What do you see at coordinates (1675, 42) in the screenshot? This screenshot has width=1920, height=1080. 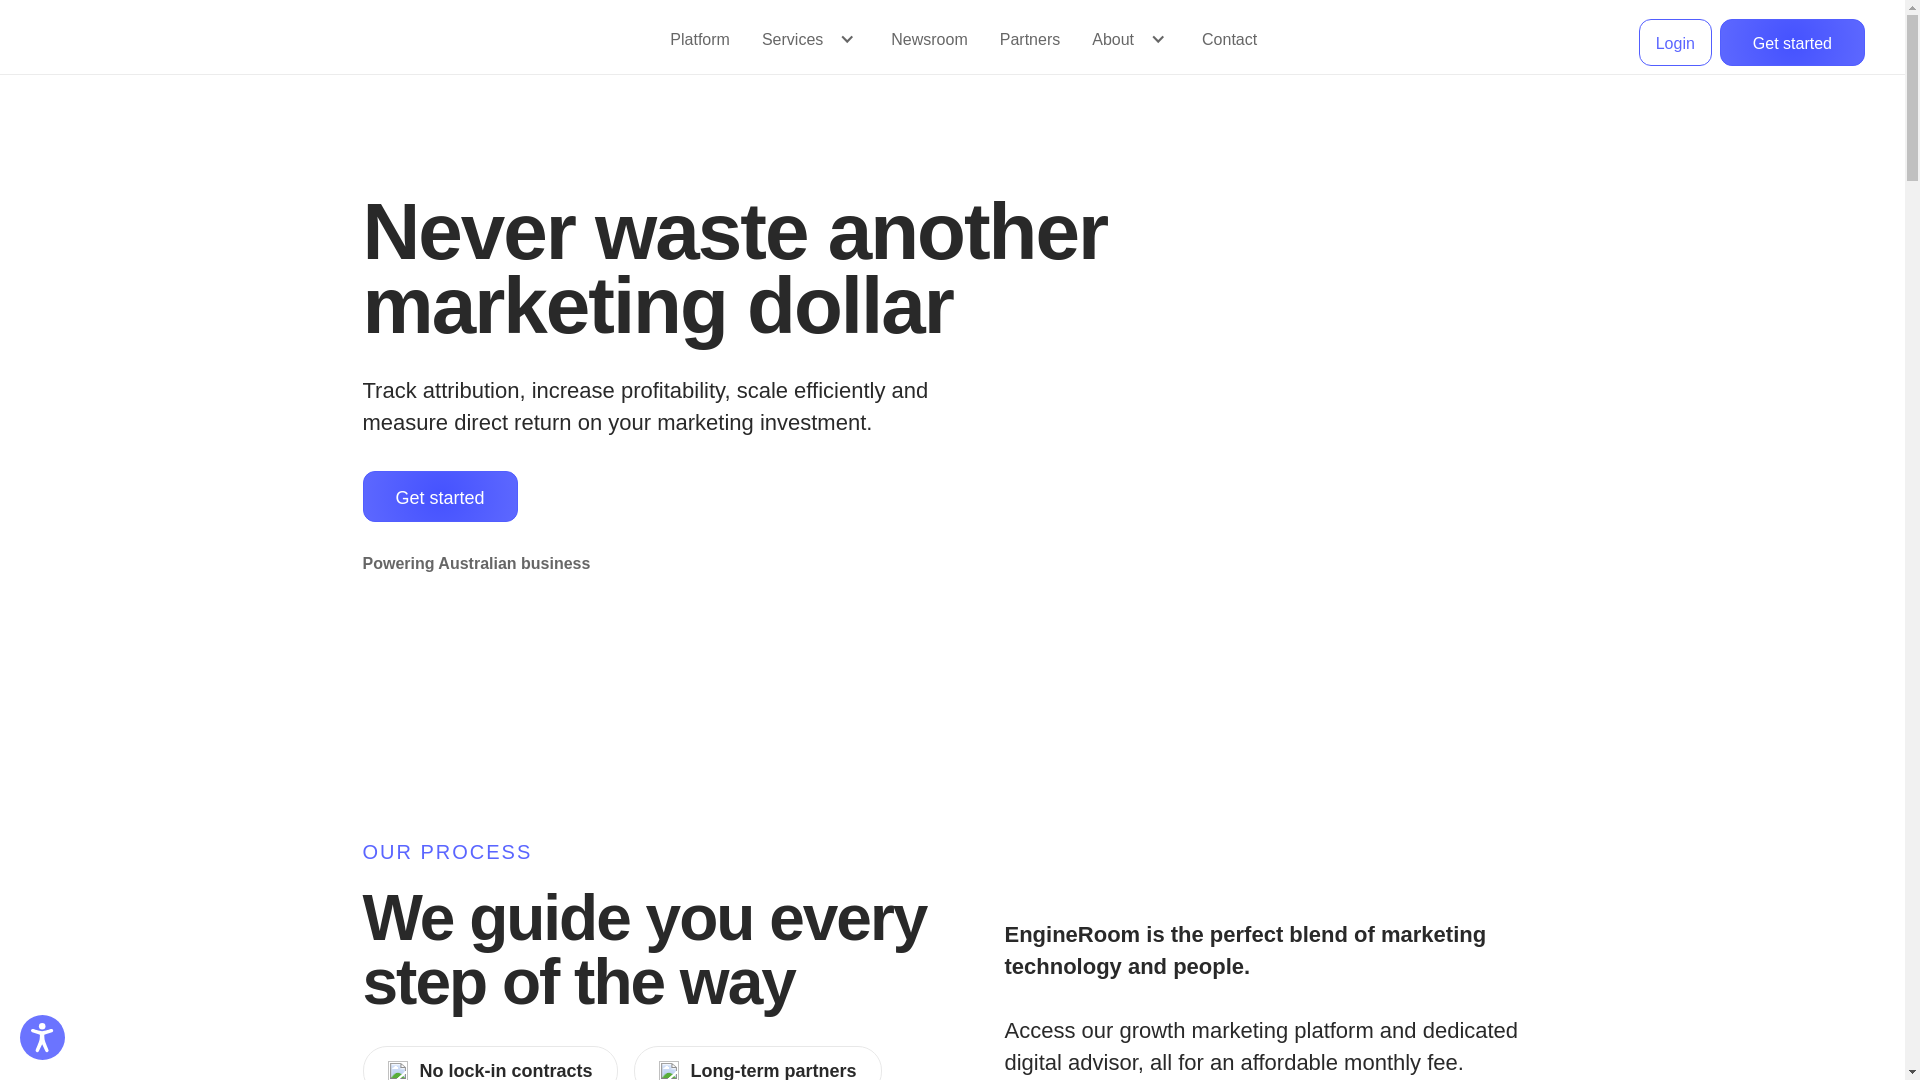 I see `'Login'` at bounding box center [1675, 42].